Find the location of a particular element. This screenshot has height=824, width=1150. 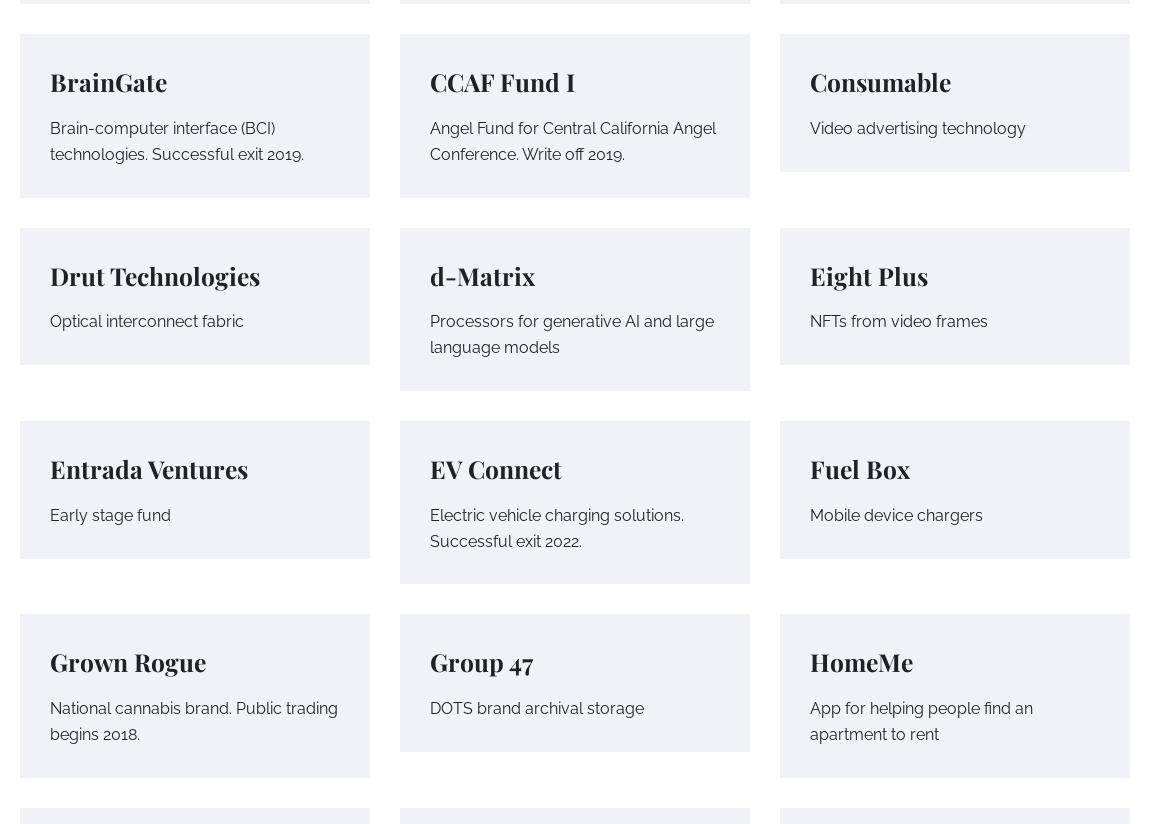

'Entrada Ventures' is located at coordinates (148, 468).